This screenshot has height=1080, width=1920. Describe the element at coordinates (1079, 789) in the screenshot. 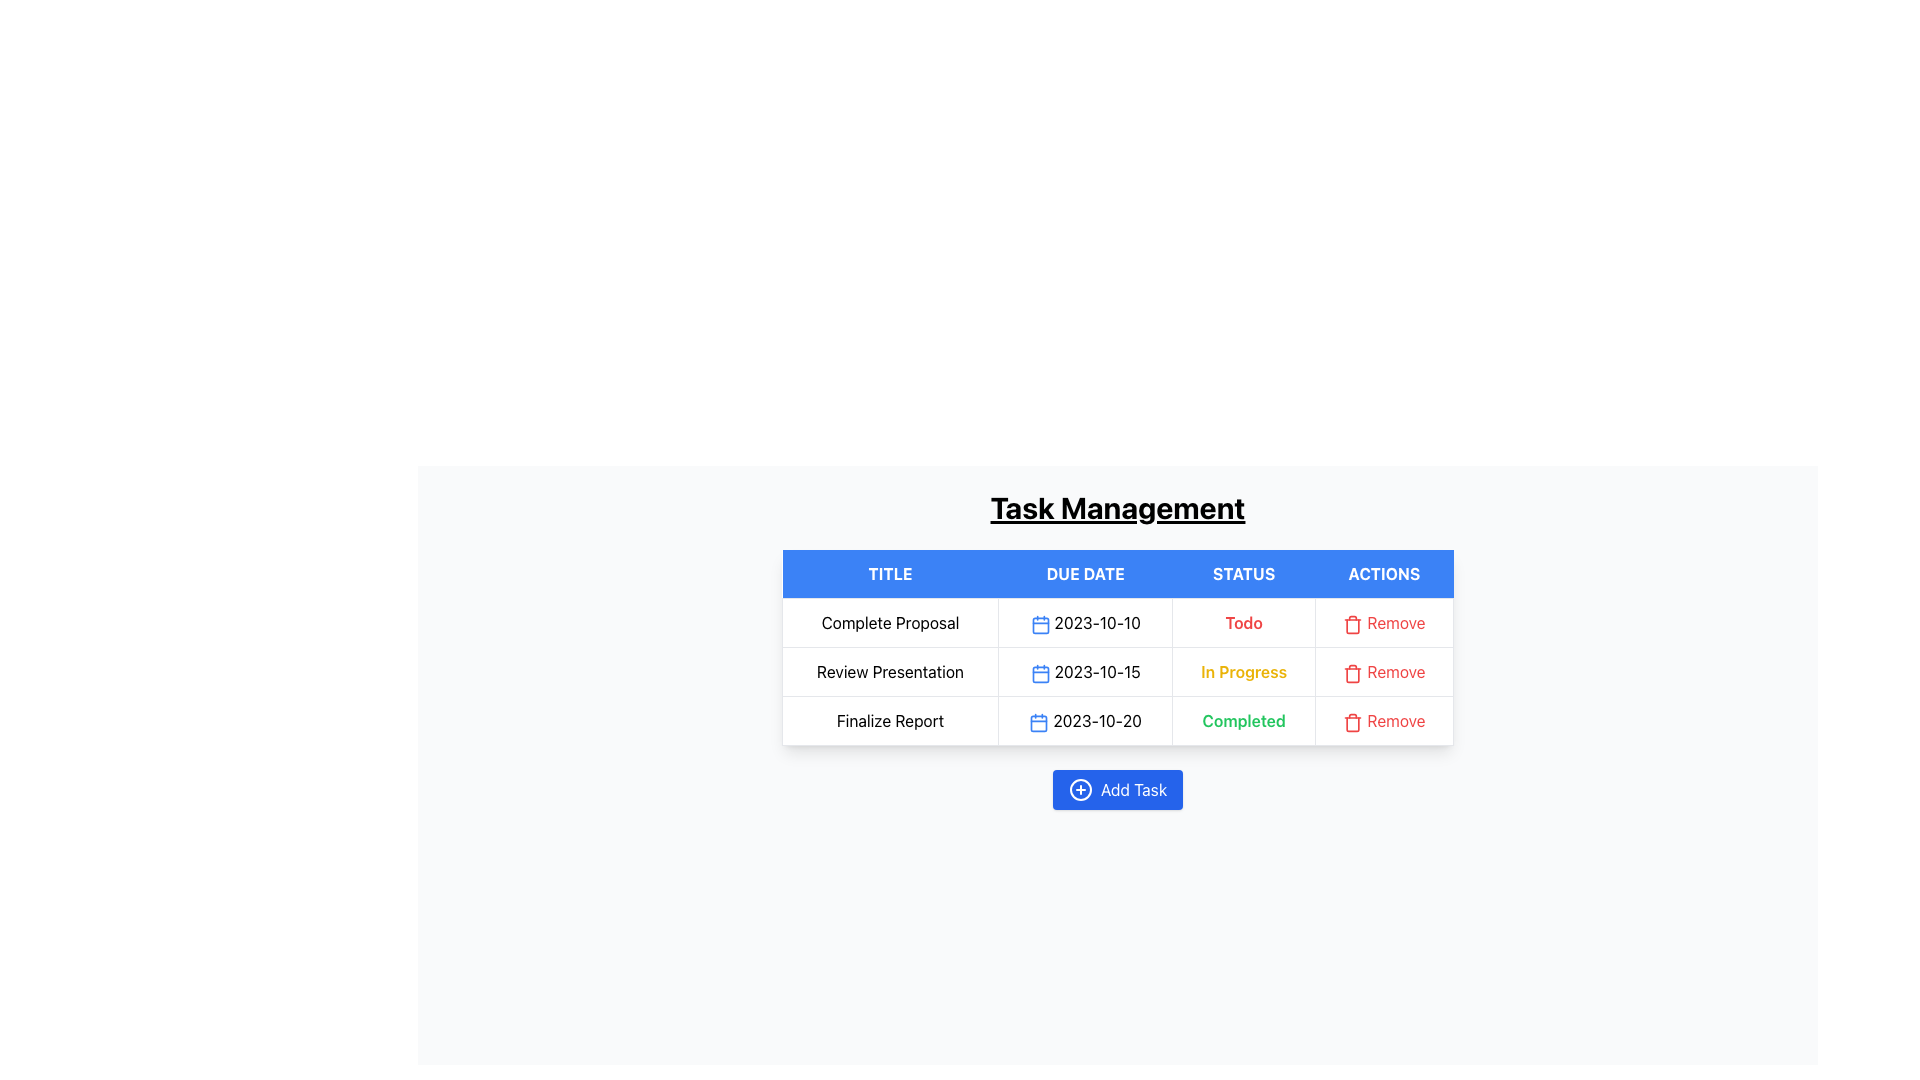

I see `the appearance of the SVG circle element, which is a circular shape with a radius of 10 units, styled with a stroke width of 2, located at the center of the SVG icon beneath the 'Add Task' button` at that location.